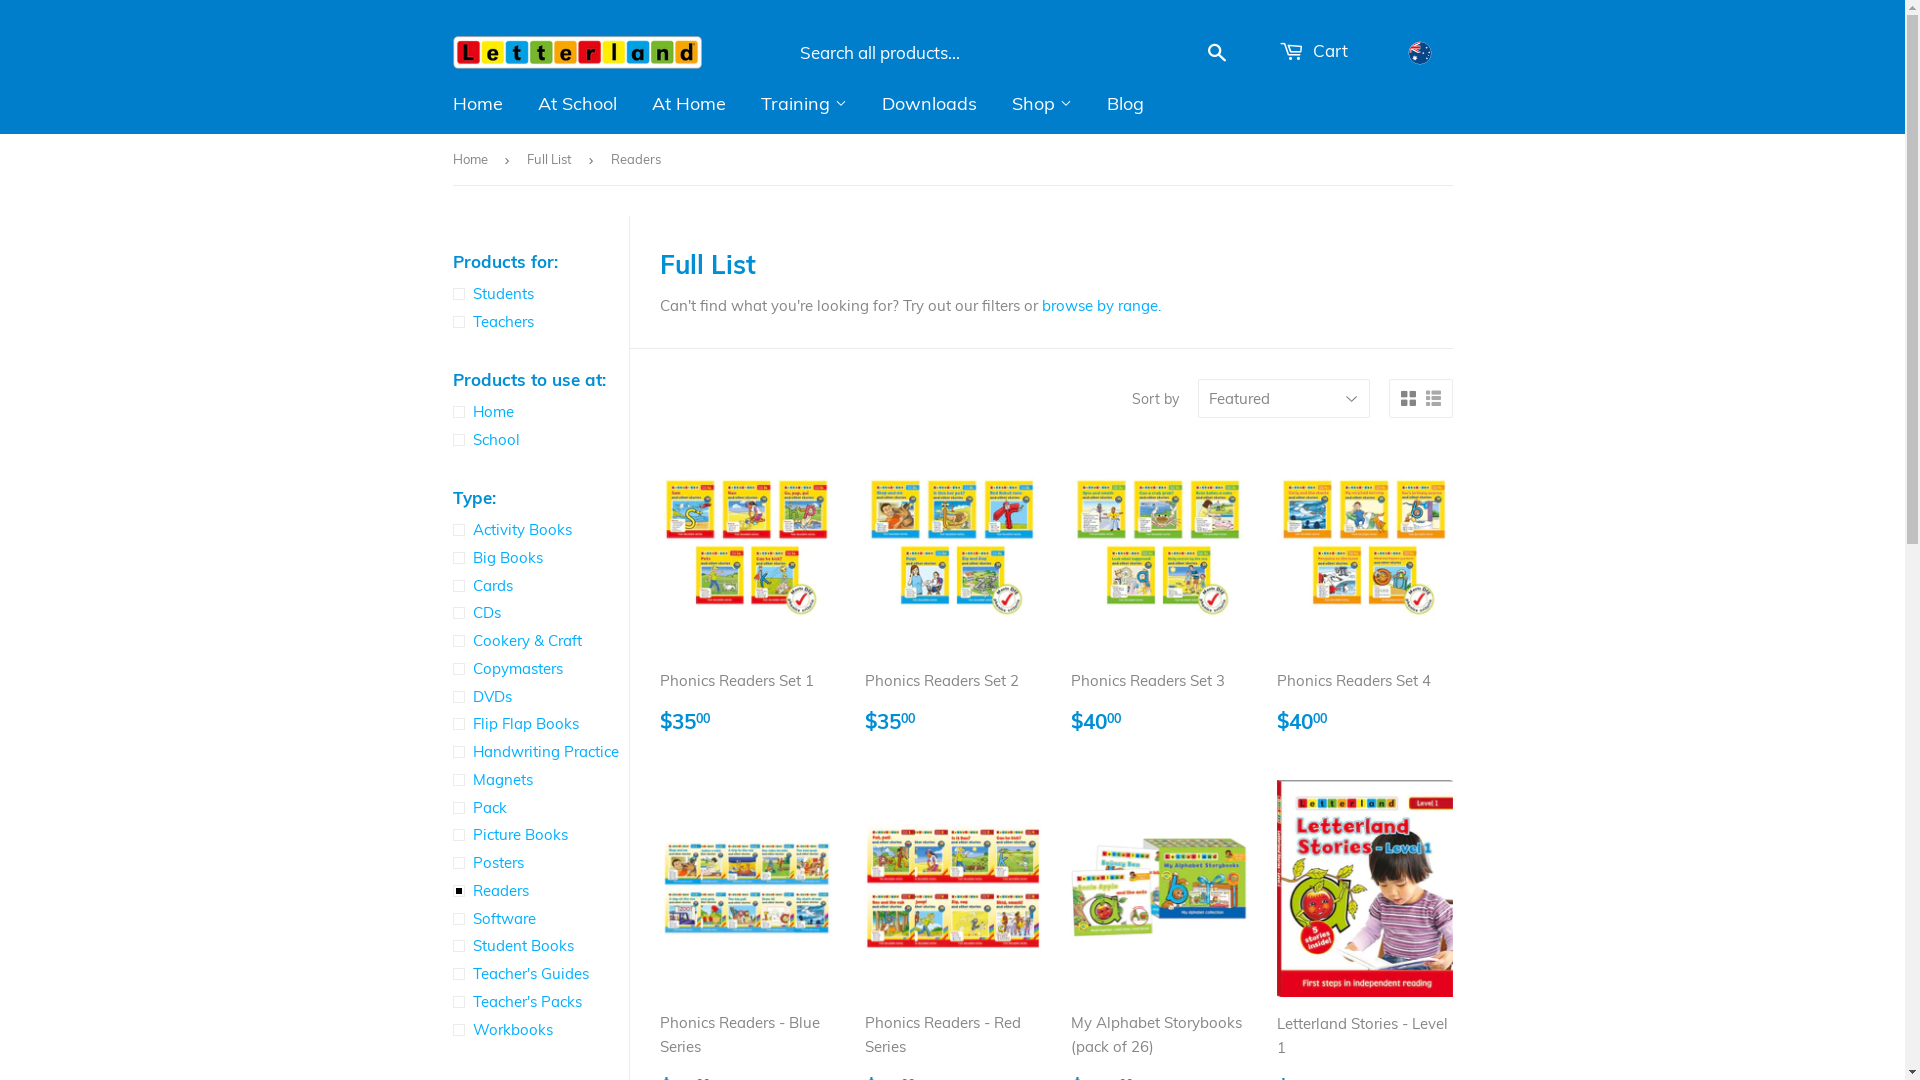 The height and width of the screenshot is (1080, 1920). What do you see at coordinates (539, 862) in the screenshot?
I see `'Posters'` at bounding box center [539, 862].